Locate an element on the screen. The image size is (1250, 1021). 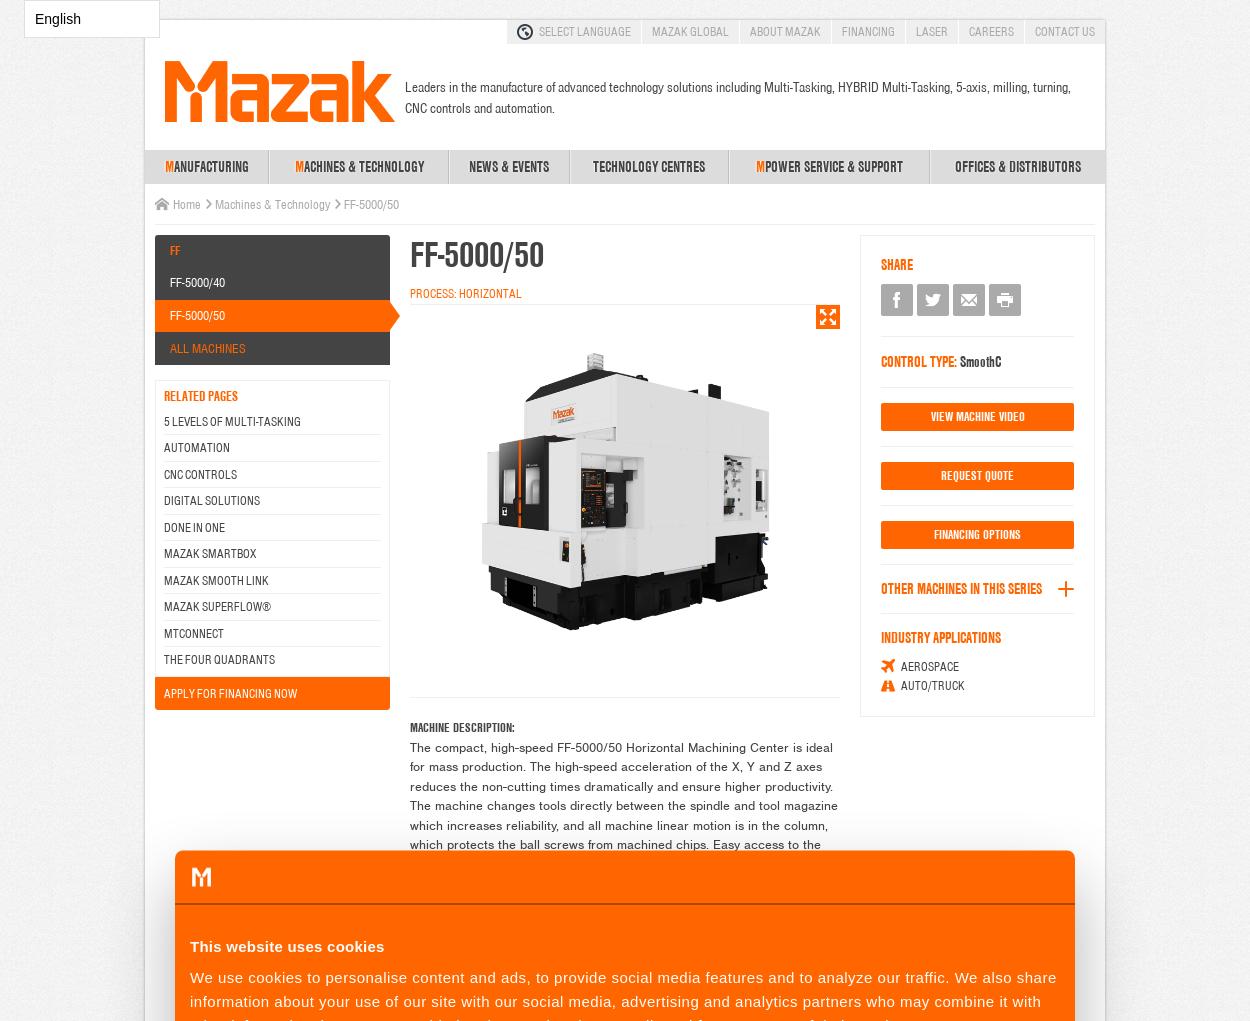
'MACHINE CHARACTERISTICS:' is located at coordinates (410, 935).